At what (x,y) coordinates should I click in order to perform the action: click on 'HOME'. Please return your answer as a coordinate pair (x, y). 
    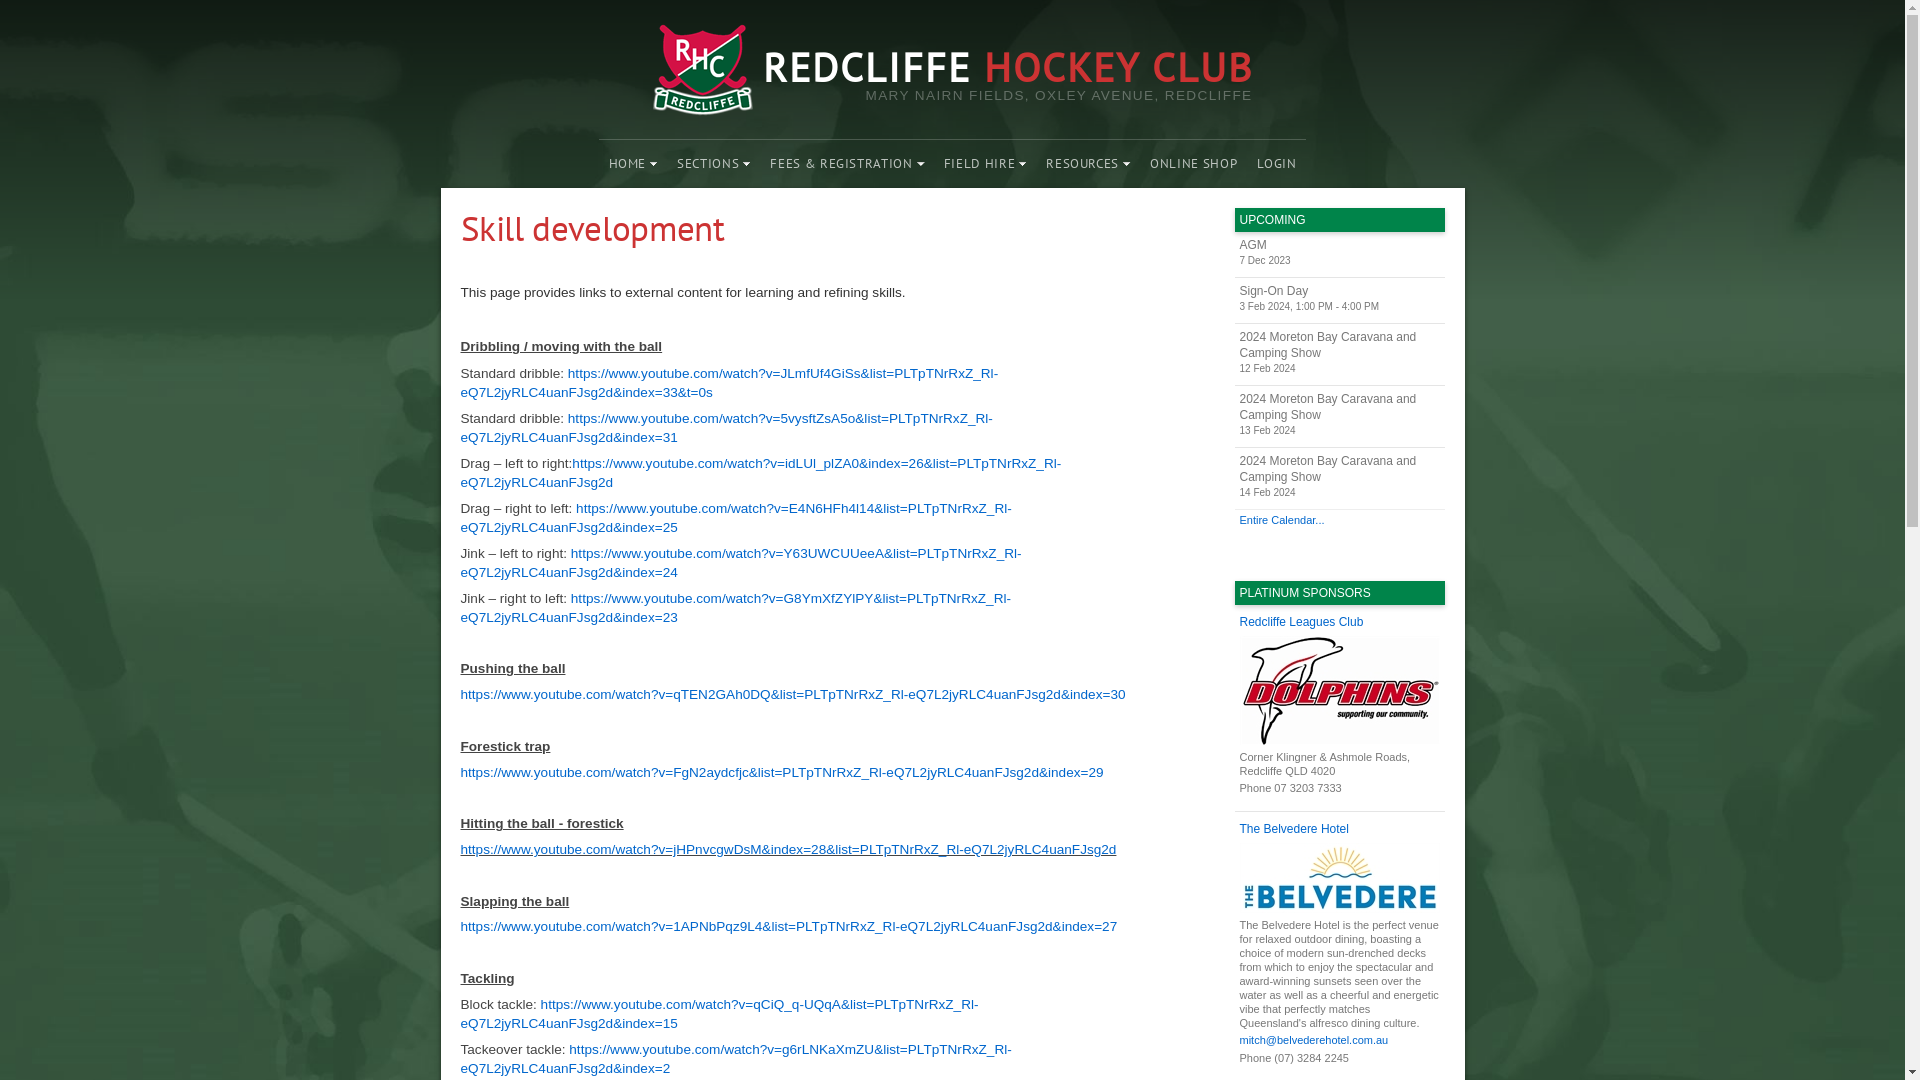
    Looking at the image, I should click on (632, 163).